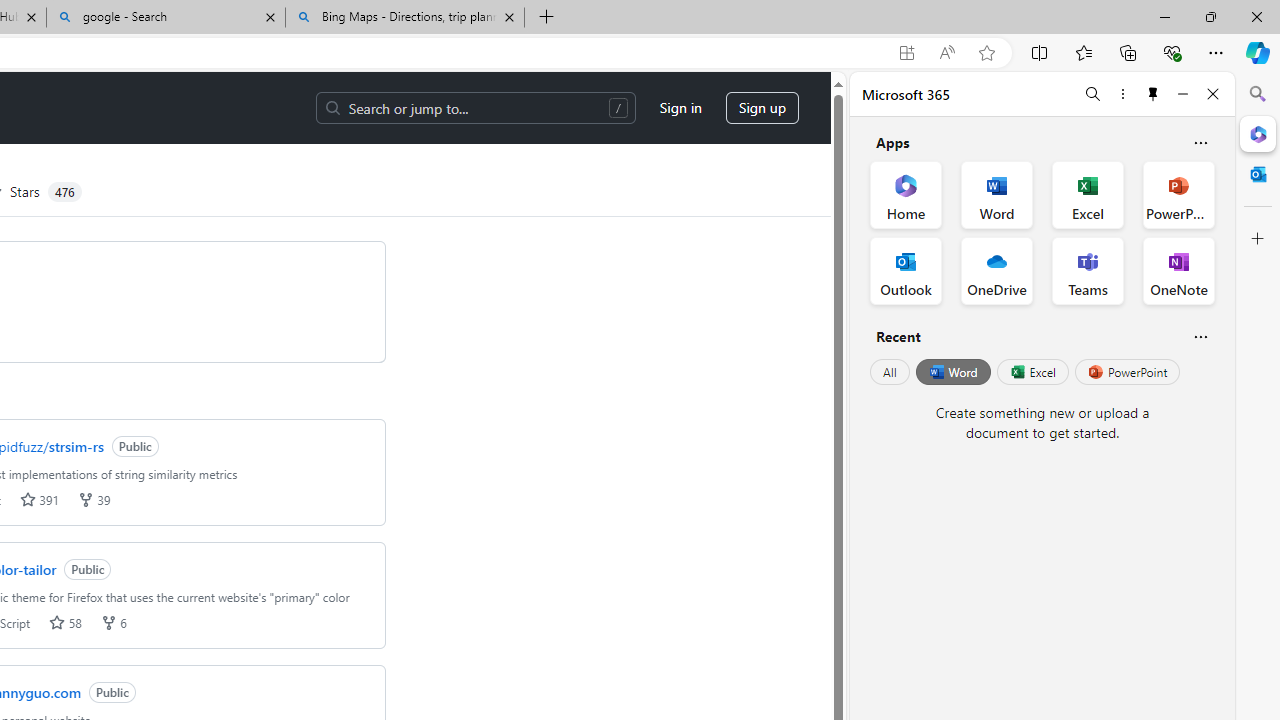  I want to click on 'App available. Install GitHub', so click(905, 52).